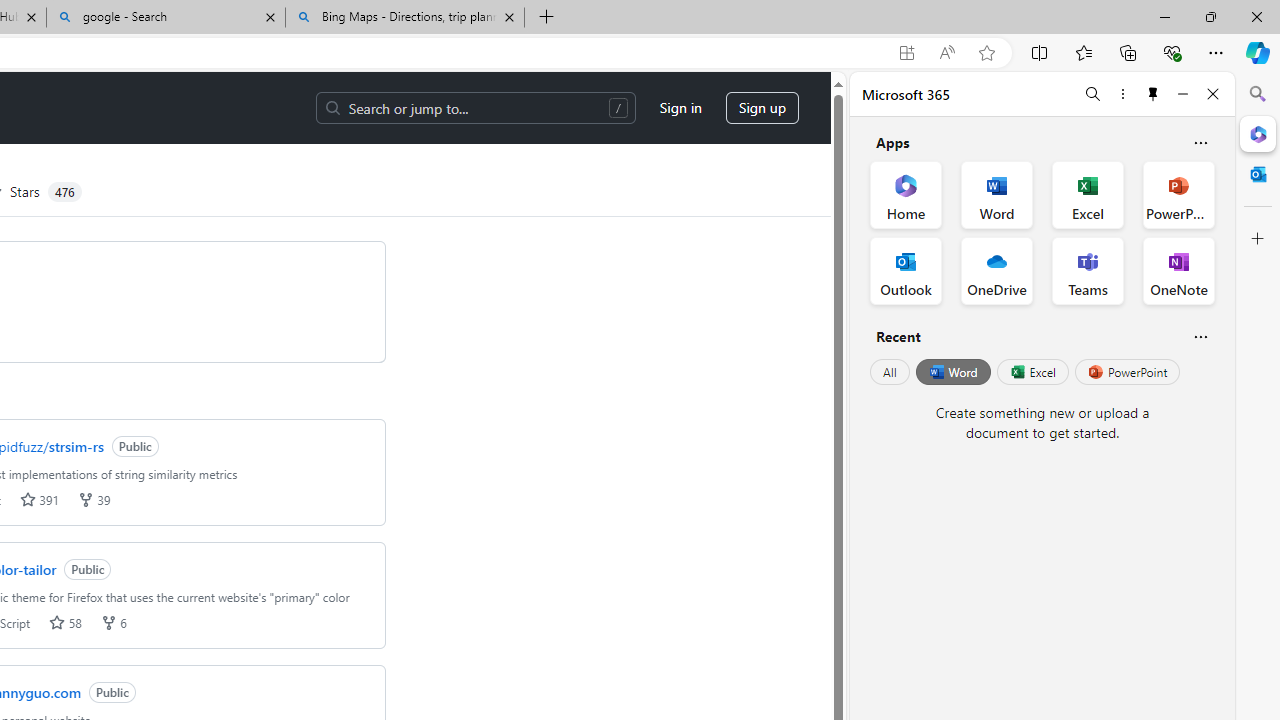  I want to click on 'App available. Install GitHub', so click(905, 52).